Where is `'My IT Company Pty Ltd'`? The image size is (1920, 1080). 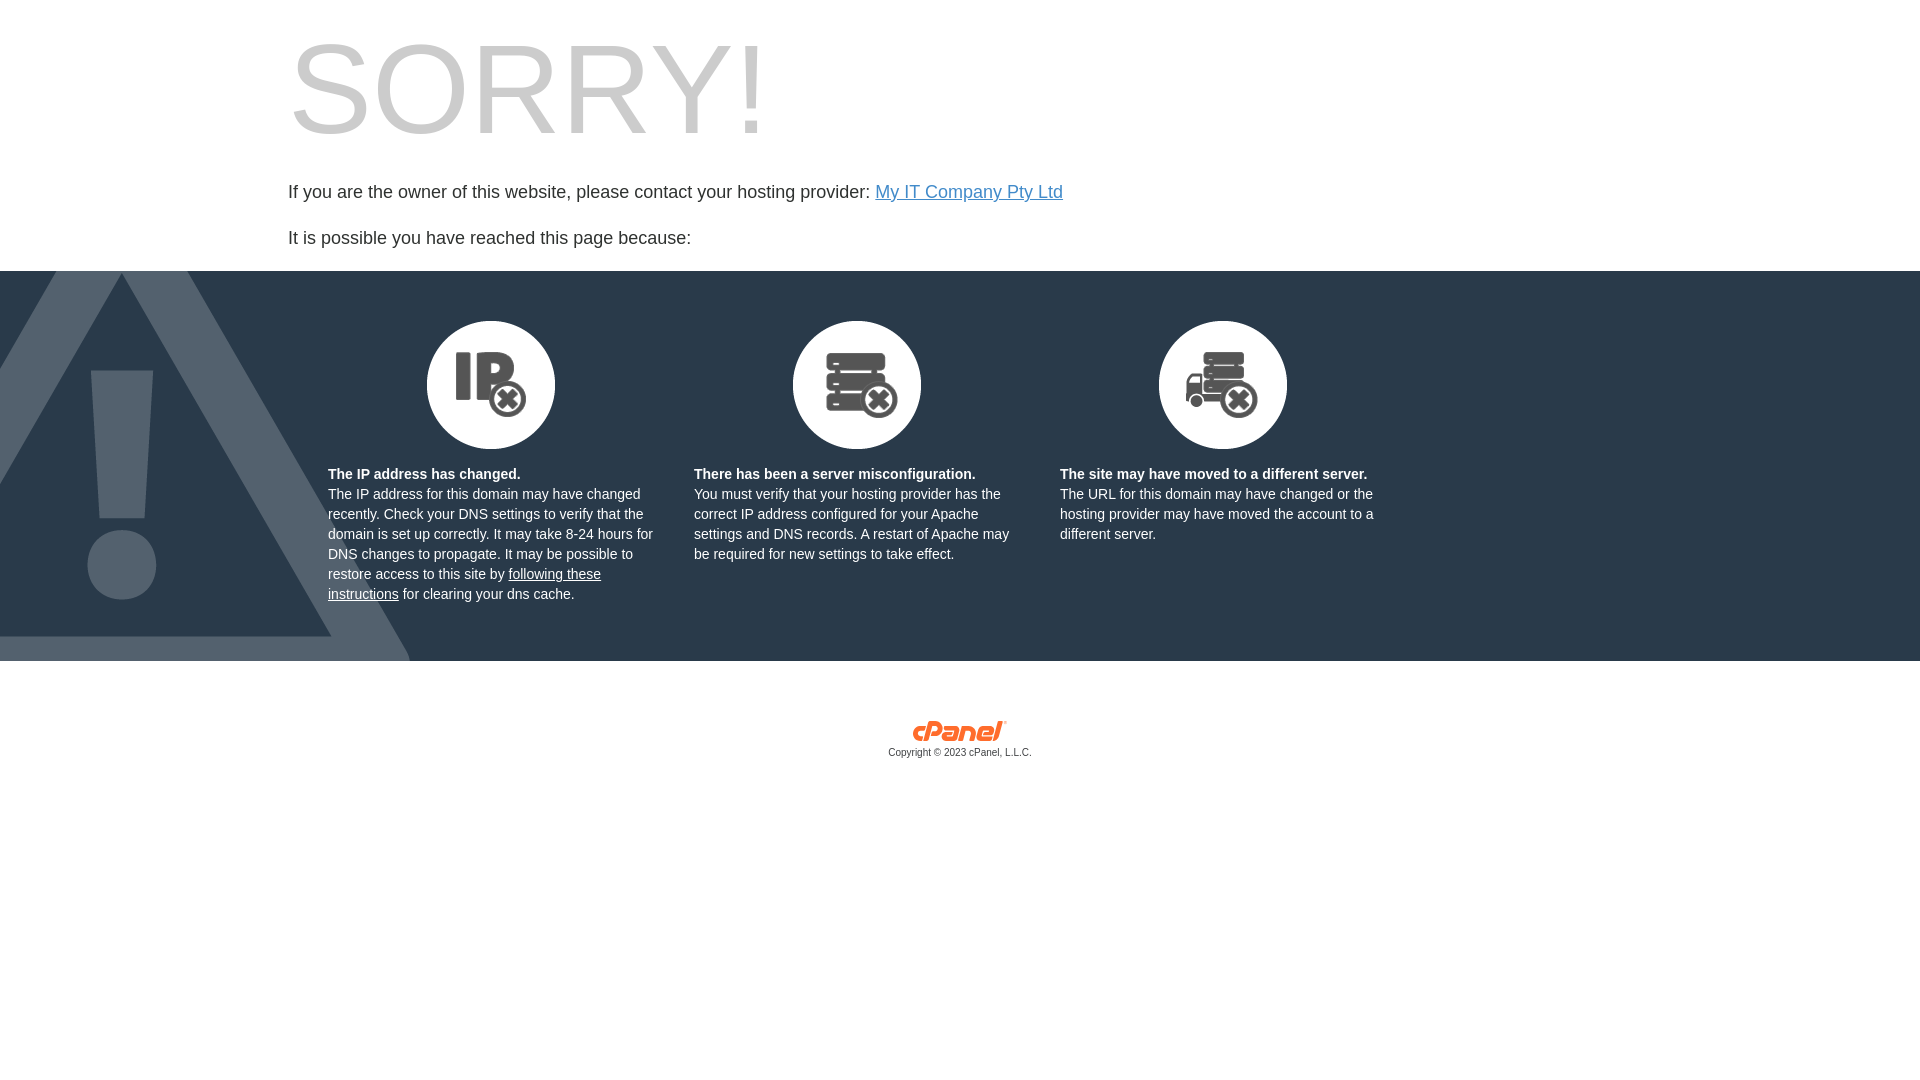
'My IT Company Pty Ltd' is located at coordinates (969, 192).